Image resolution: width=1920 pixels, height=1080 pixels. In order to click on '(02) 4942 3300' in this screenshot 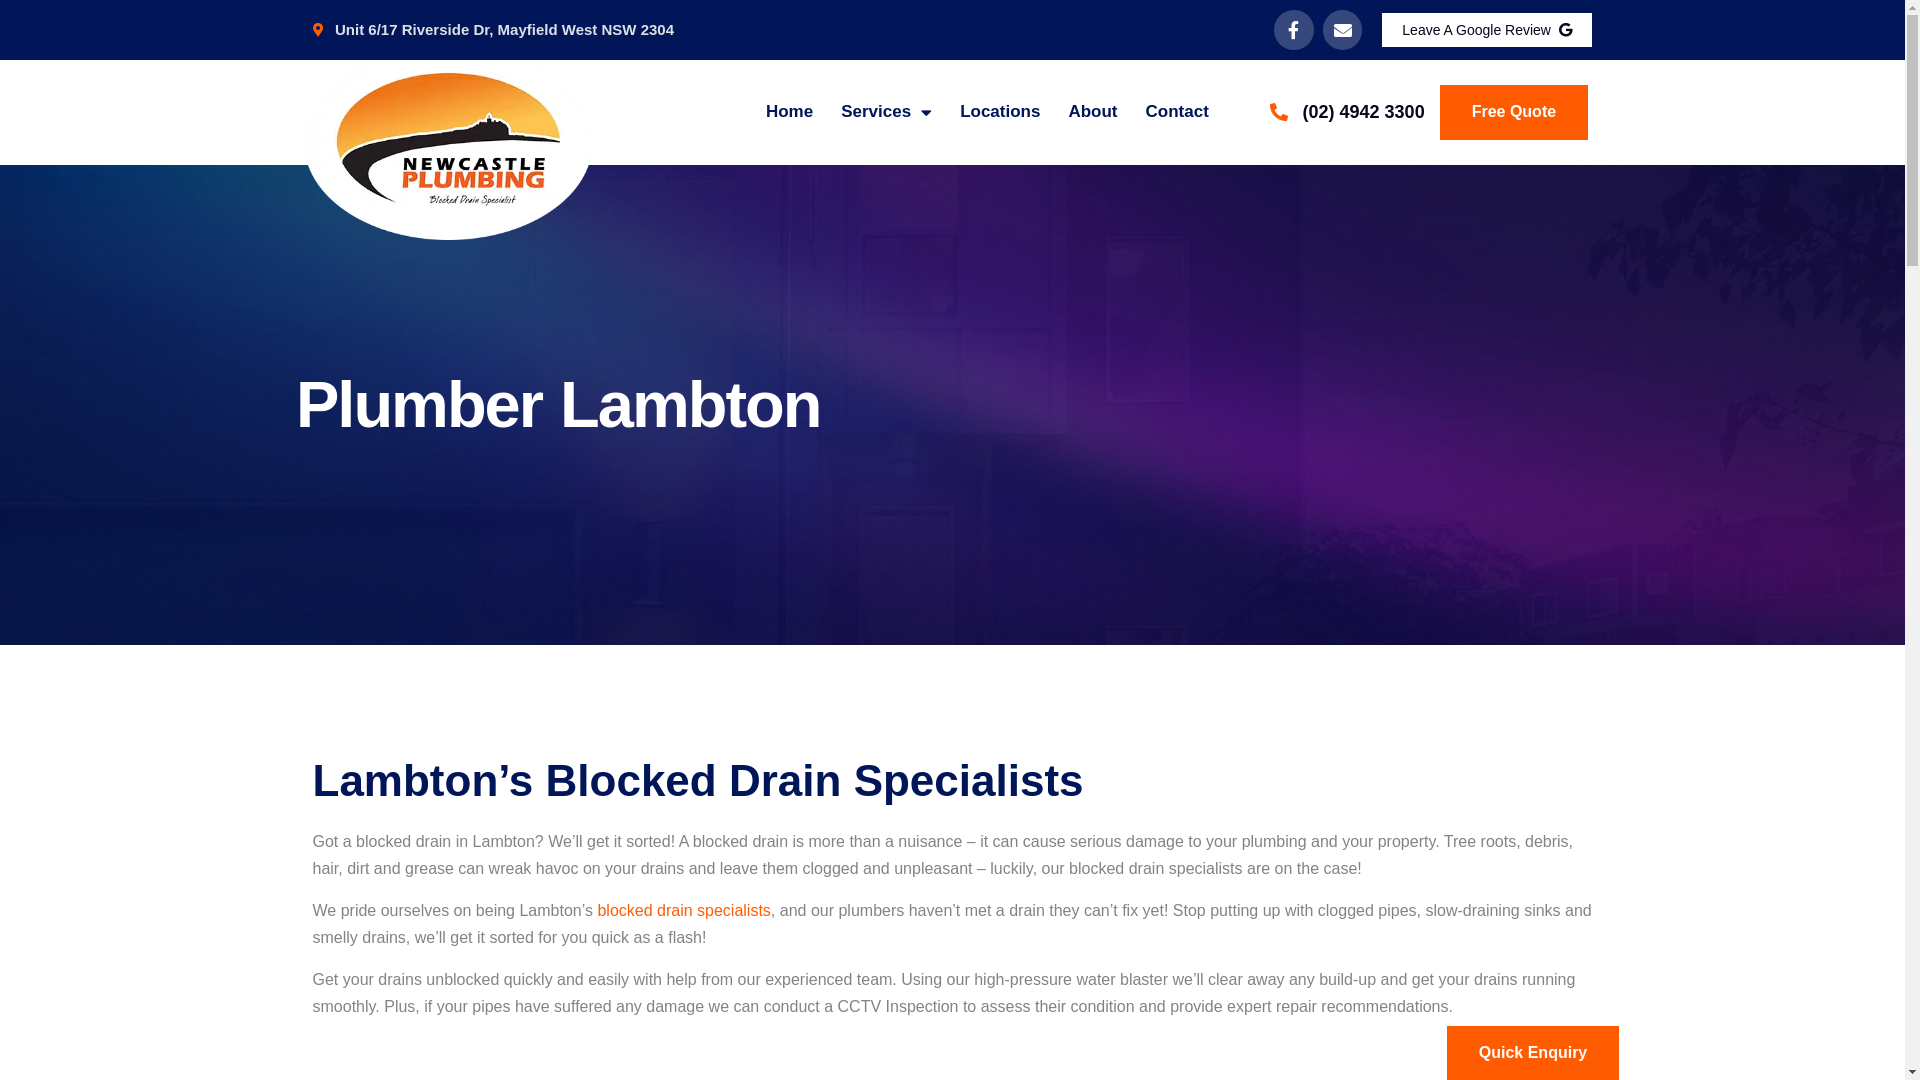, I will do `click(1346, 112)`.